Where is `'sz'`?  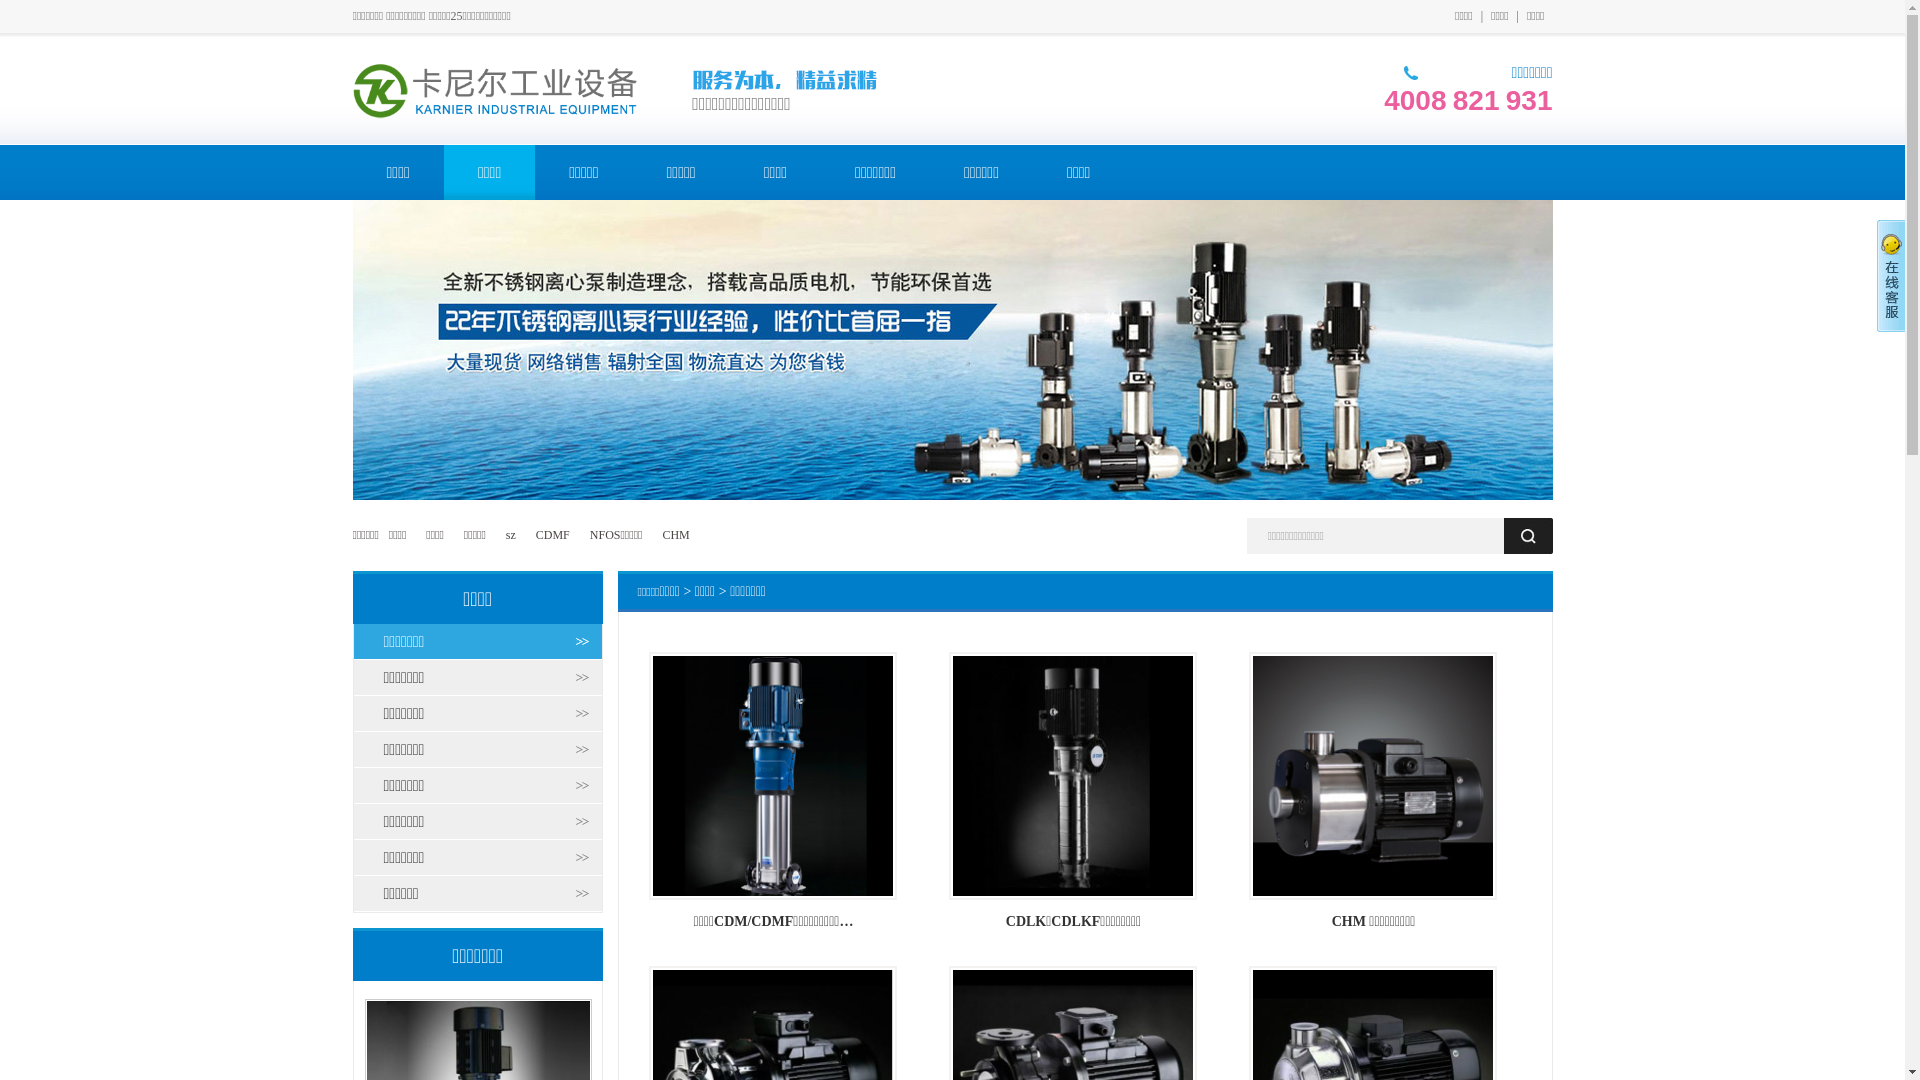
'sz' is located at coordinates (510, 534).